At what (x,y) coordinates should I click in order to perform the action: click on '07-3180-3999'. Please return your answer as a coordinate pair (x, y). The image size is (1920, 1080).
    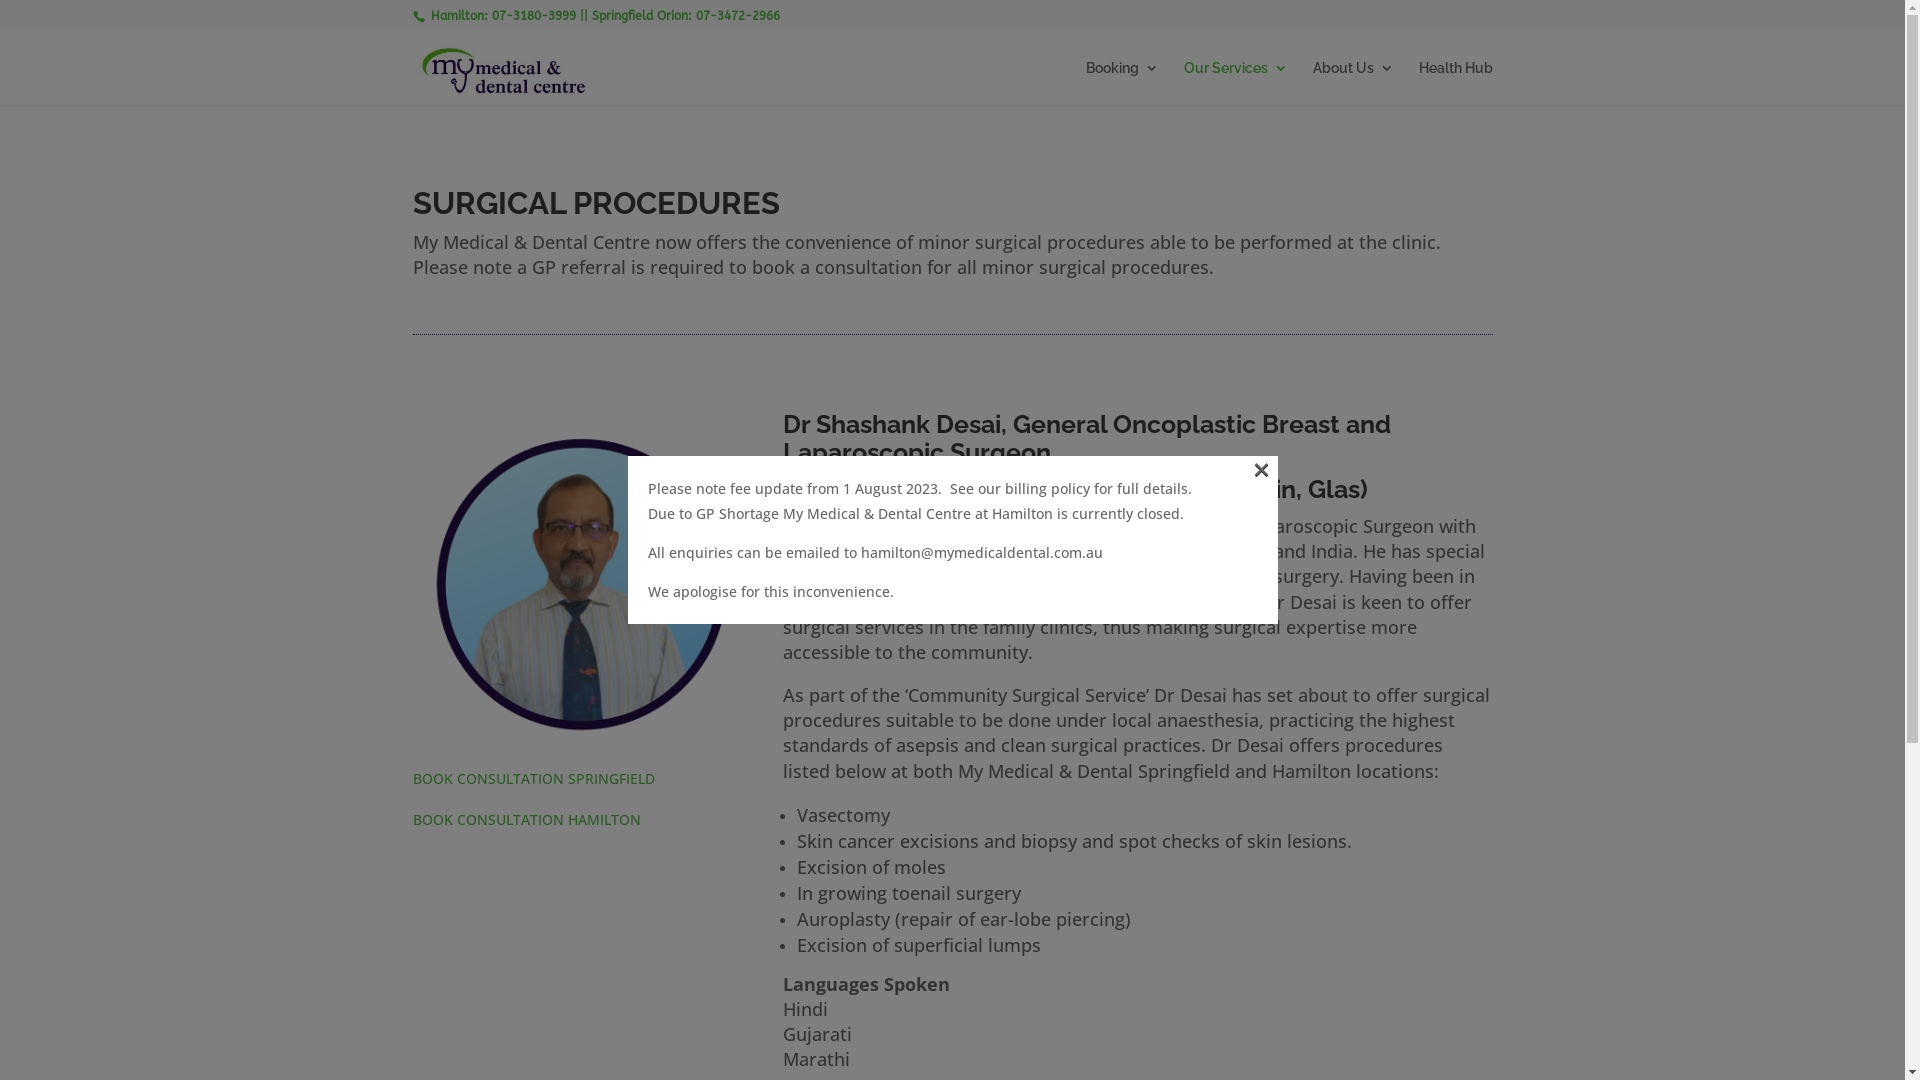
    Looking at the image, I should click on (533, 15).